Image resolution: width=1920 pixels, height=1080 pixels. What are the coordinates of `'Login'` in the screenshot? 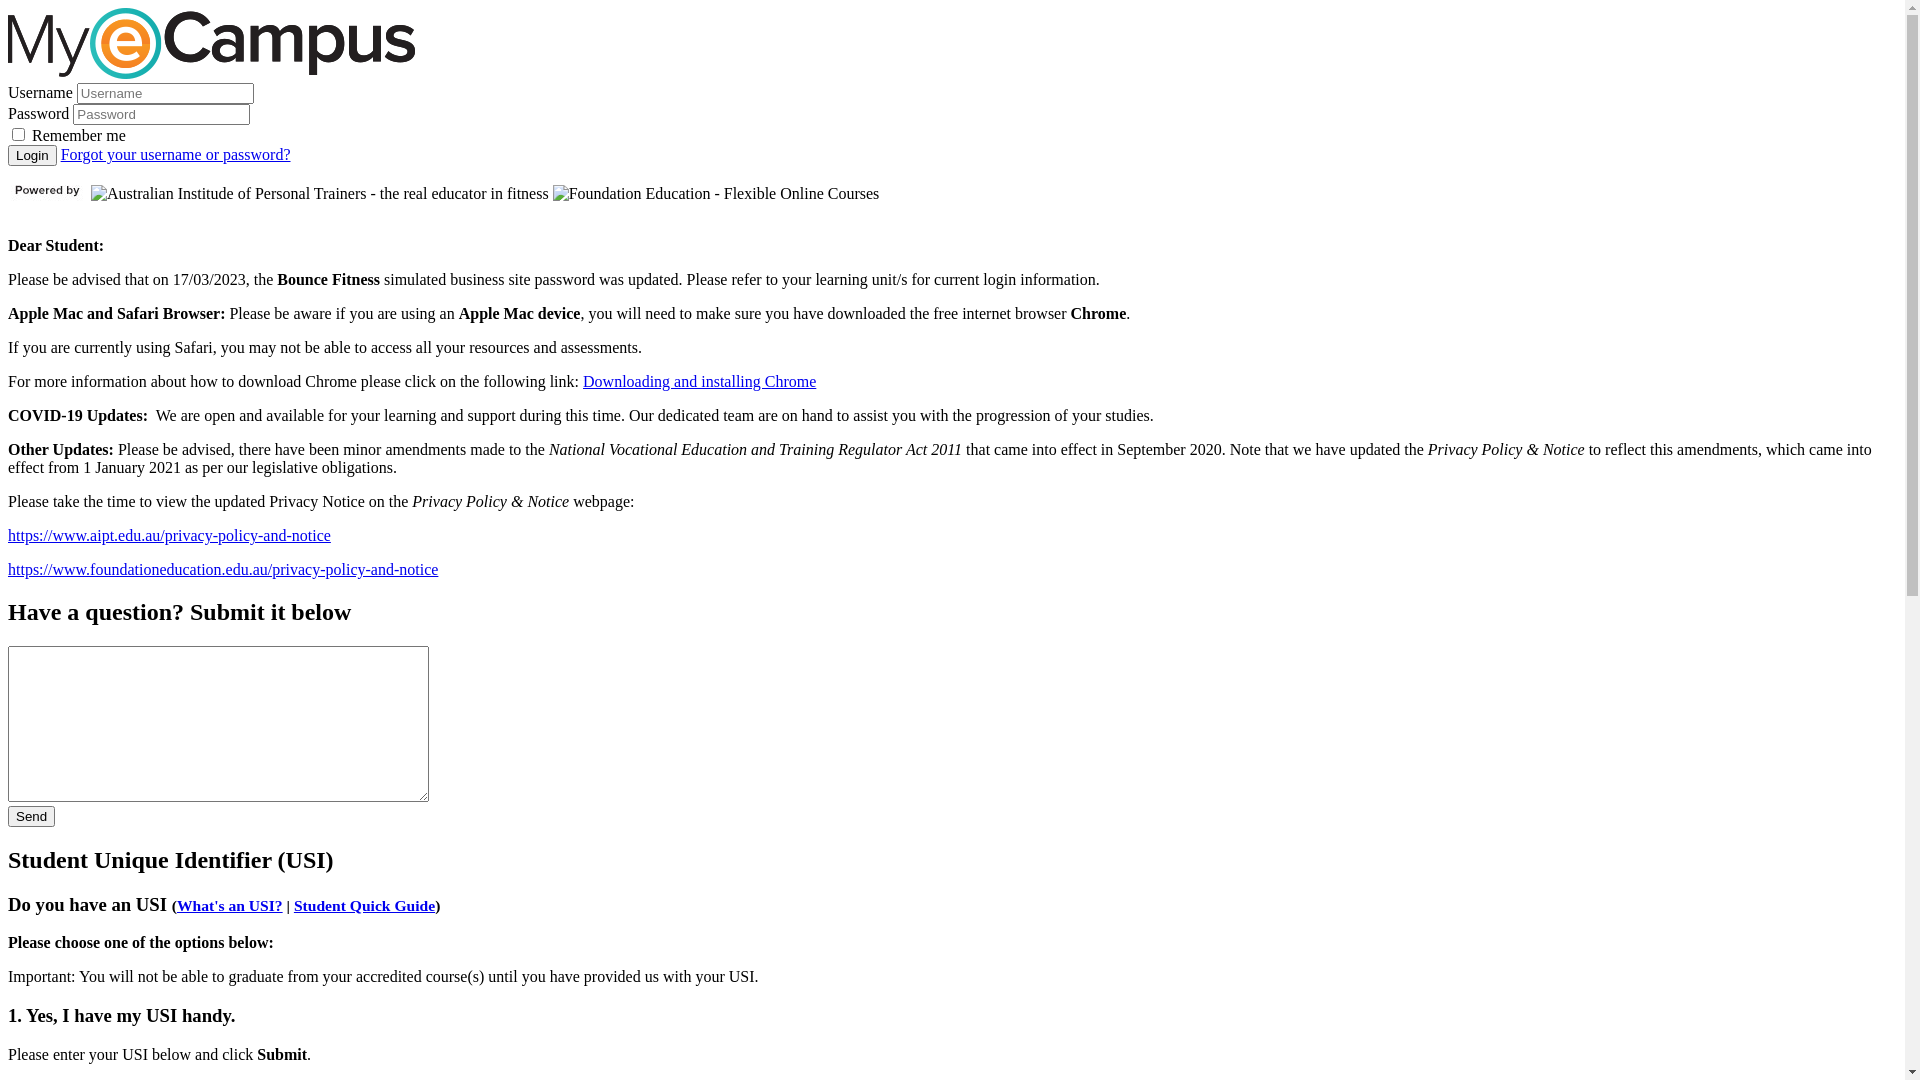 It's located at (8, 154).